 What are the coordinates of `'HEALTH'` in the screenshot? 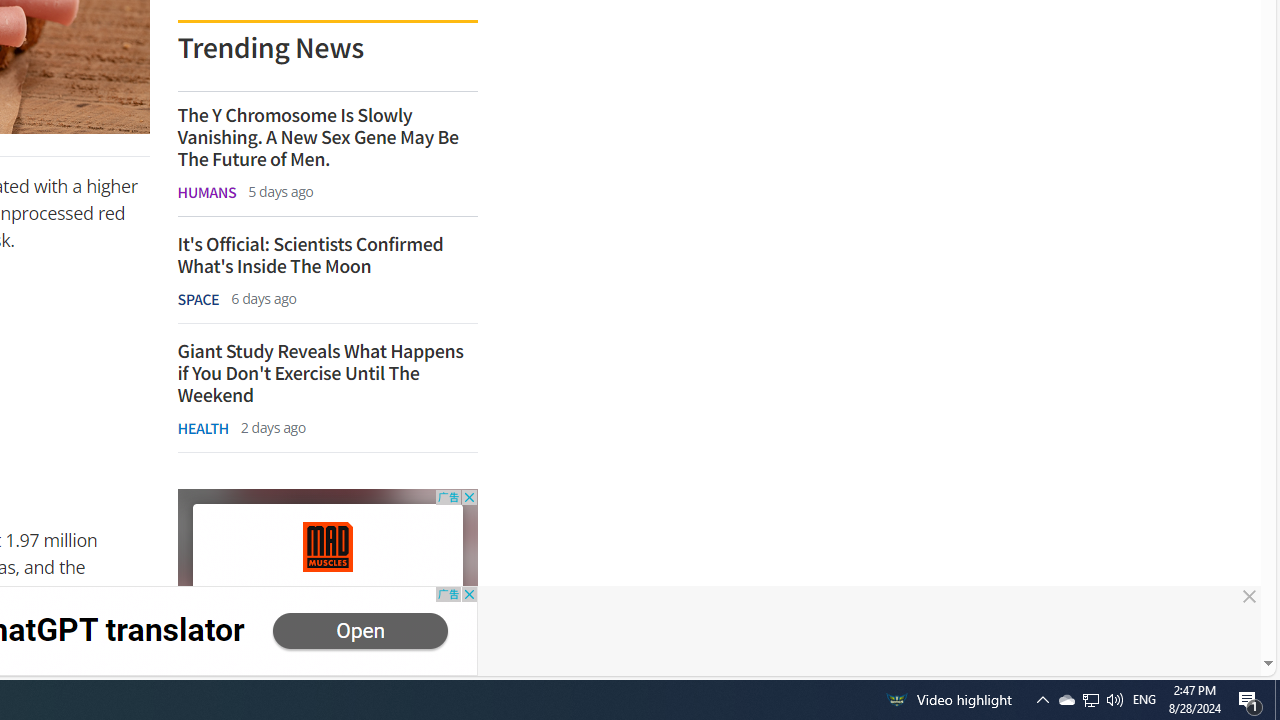 It's located at (202, 427).